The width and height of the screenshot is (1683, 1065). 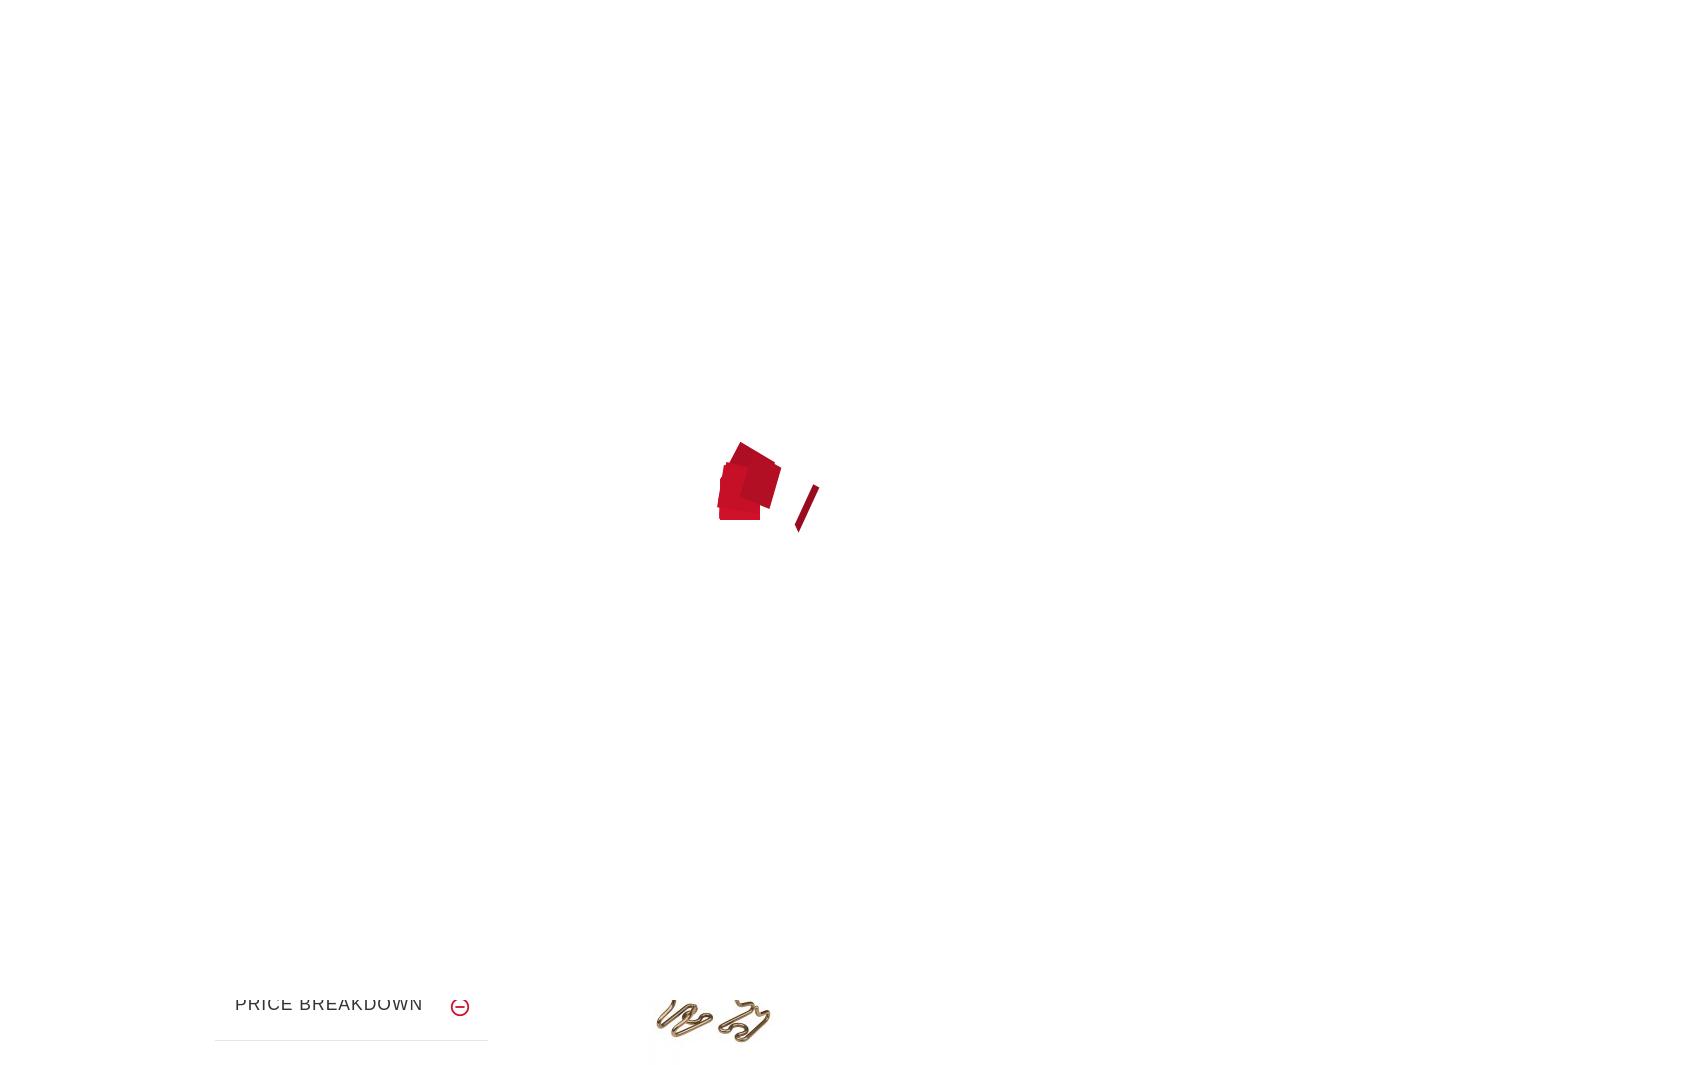 I want to click on 'NeckTech Collars', so click(x=364, y=240).